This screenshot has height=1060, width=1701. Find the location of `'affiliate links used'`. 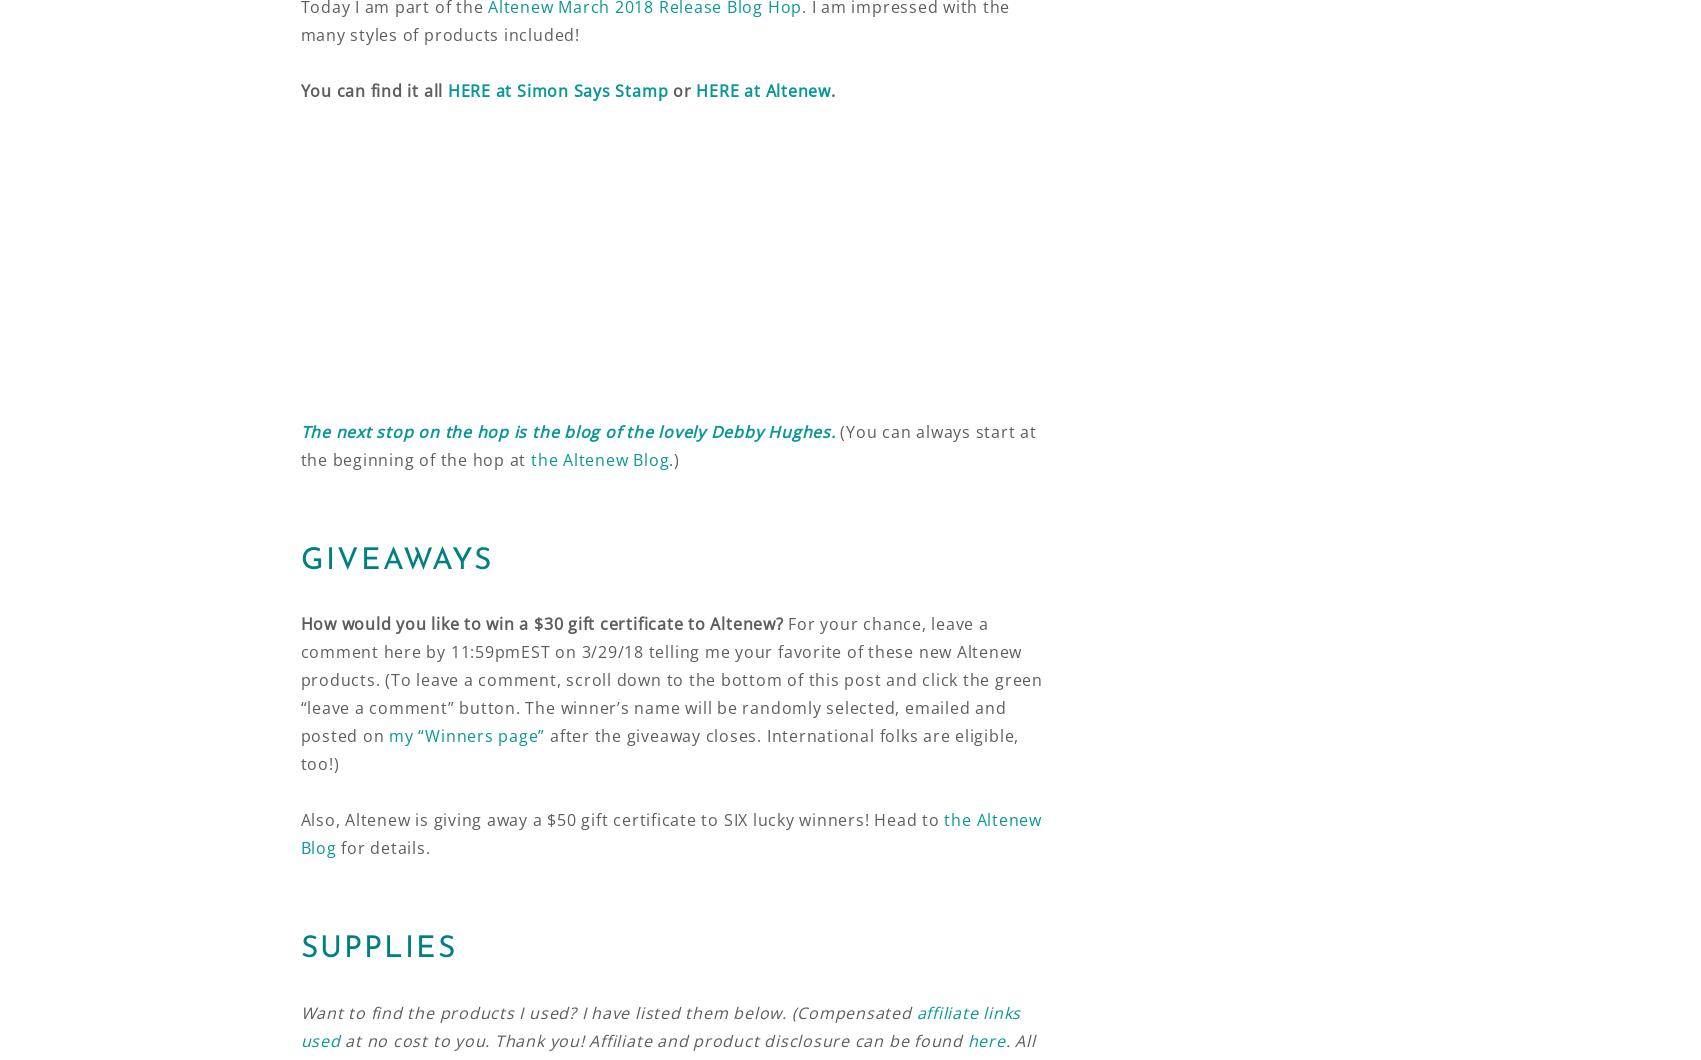

'affiliate links used' is located at coordinates (659, 1024).